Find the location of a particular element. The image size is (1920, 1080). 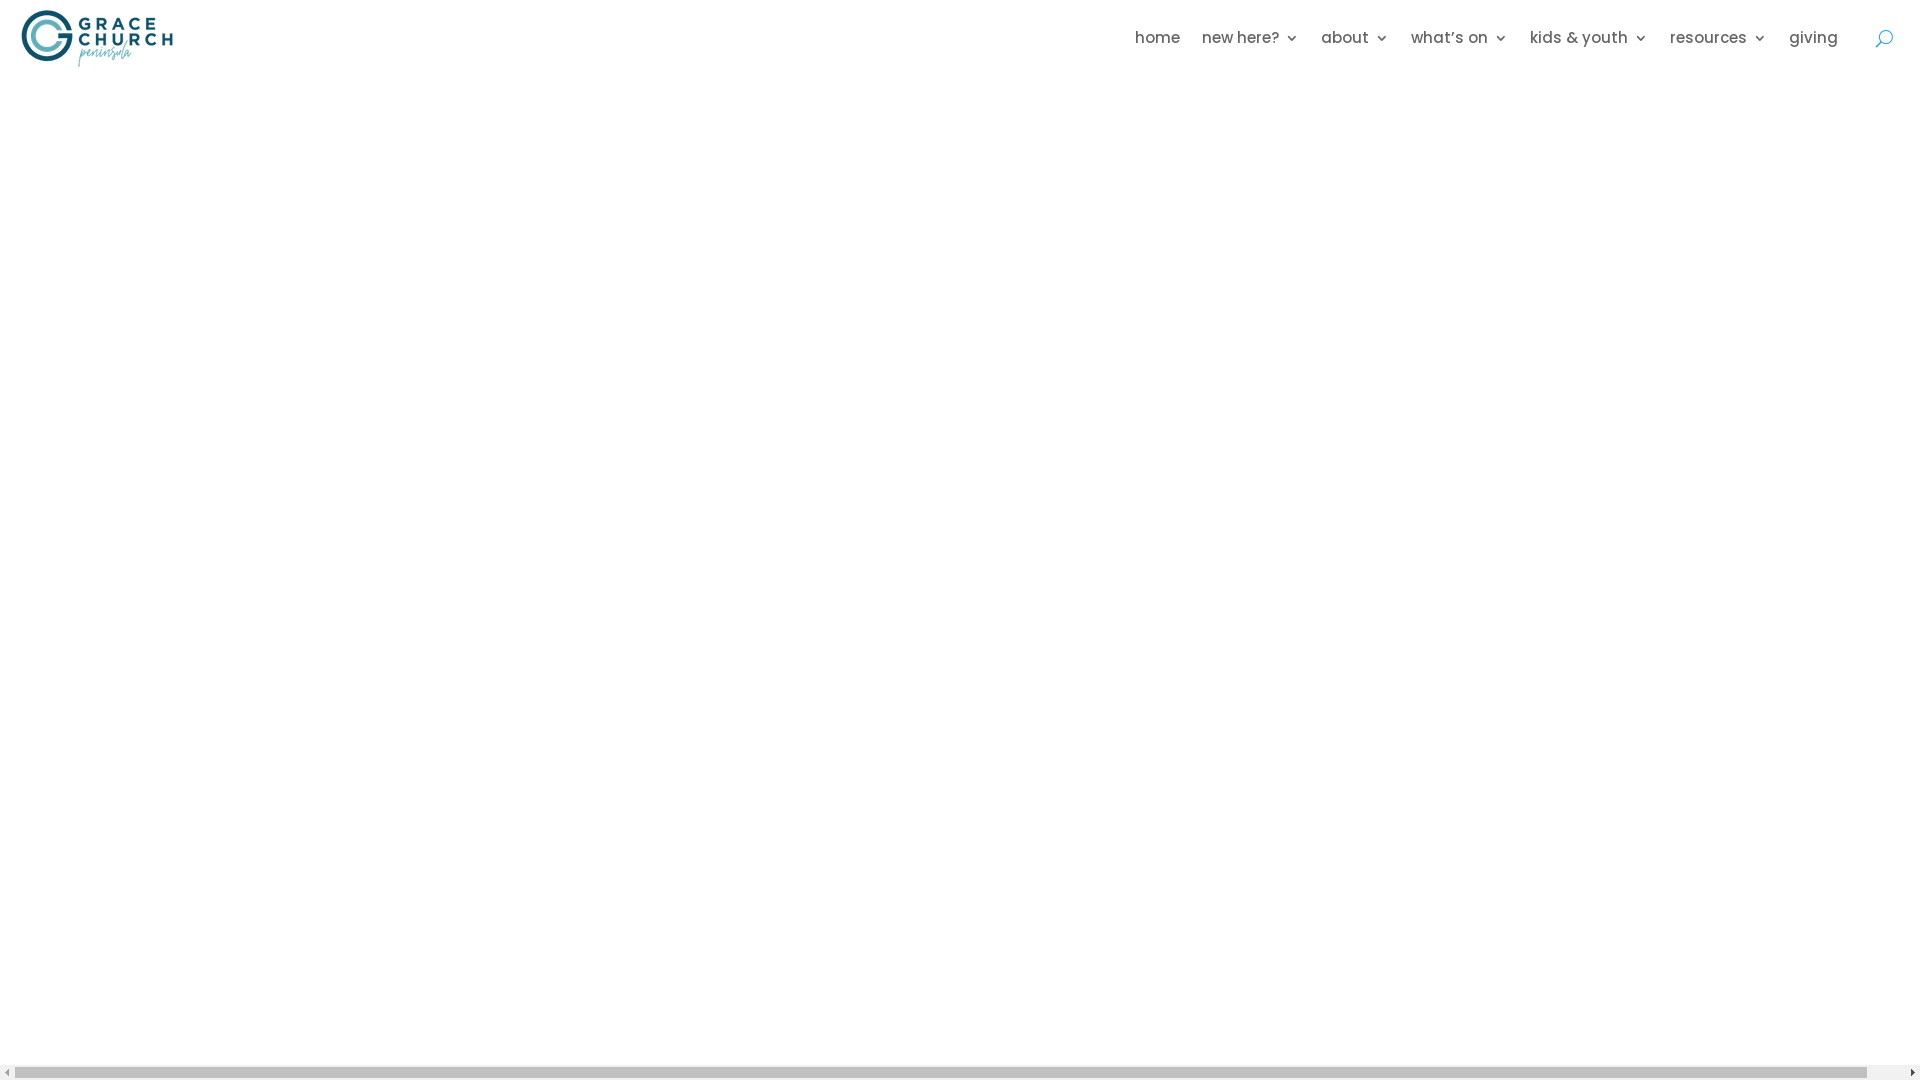

'home' is located at coordinates (1157, 38).